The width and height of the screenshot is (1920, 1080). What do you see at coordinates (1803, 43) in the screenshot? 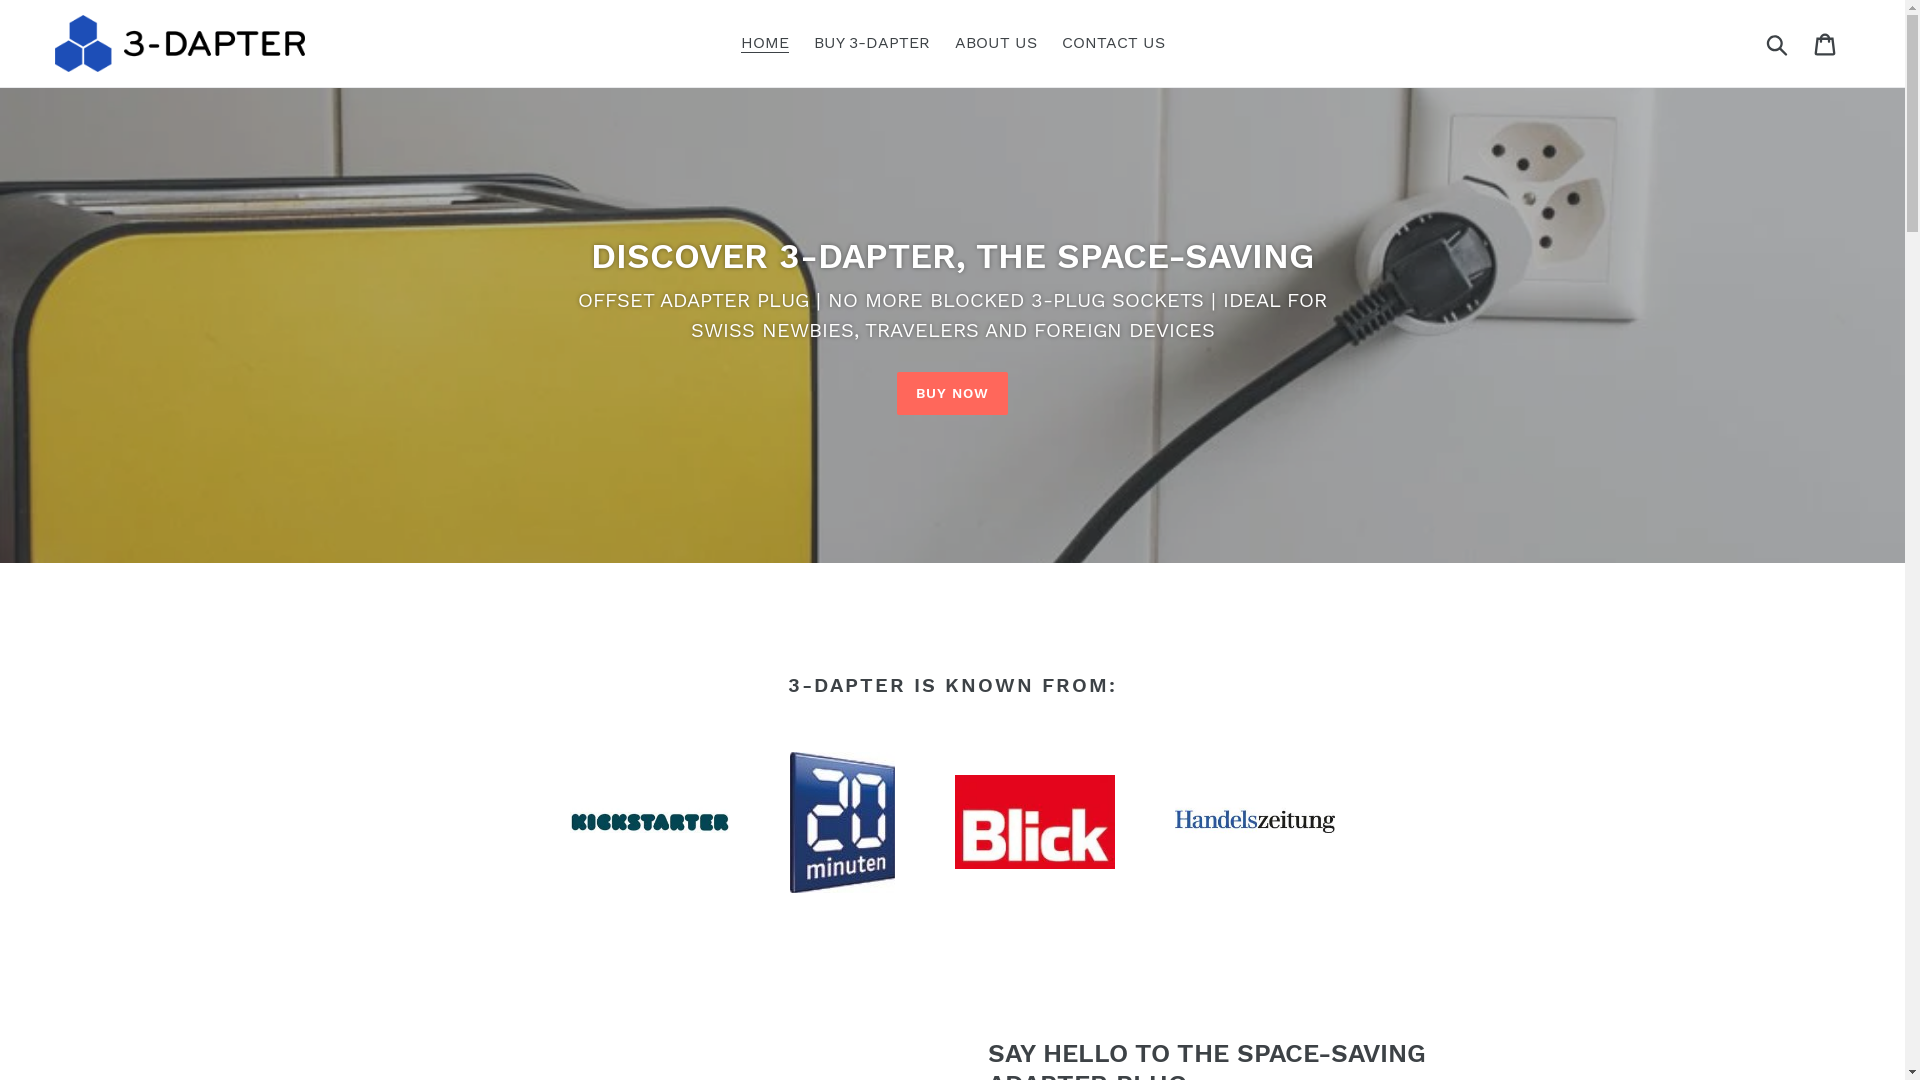
I see `'Cart'` at bounding box center [1803, 43].